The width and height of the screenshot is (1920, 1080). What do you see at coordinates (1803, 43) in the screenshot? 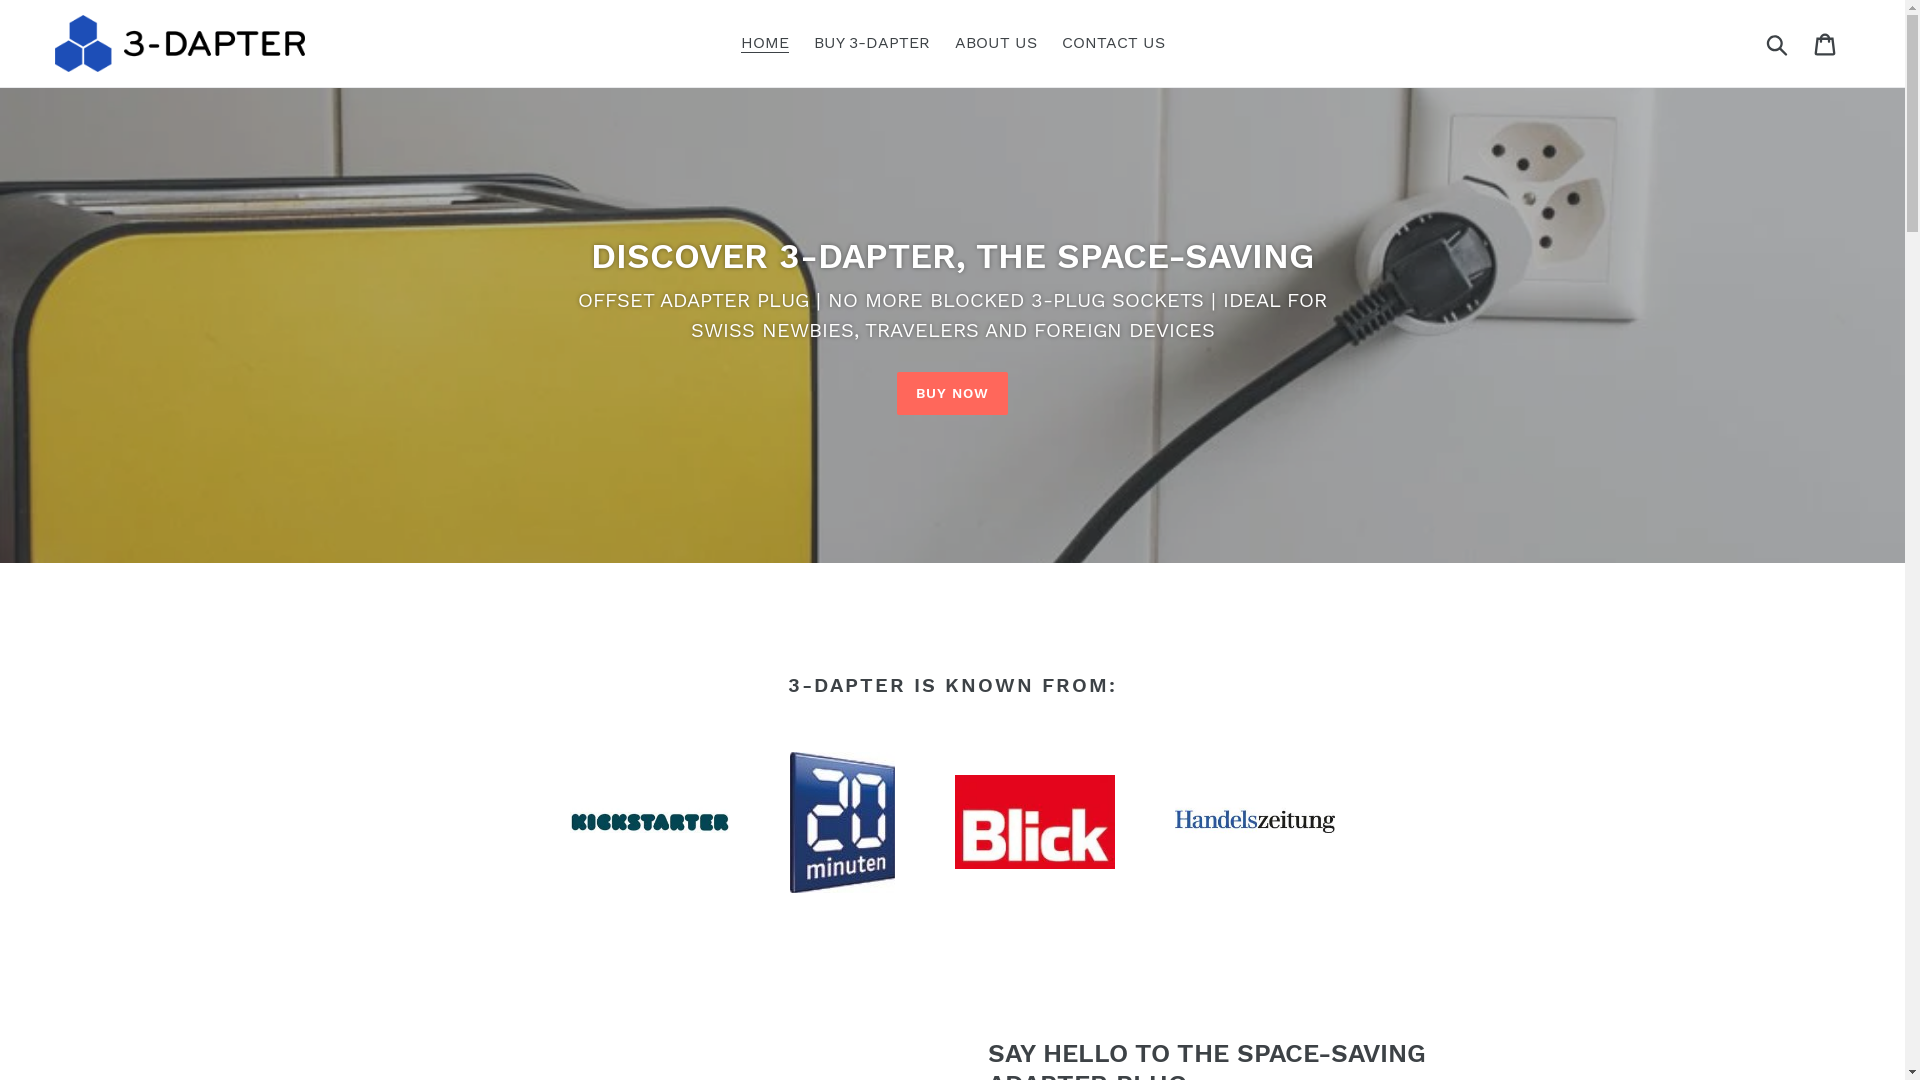
I see `'Cart'` at bounding box center [1803, 43].